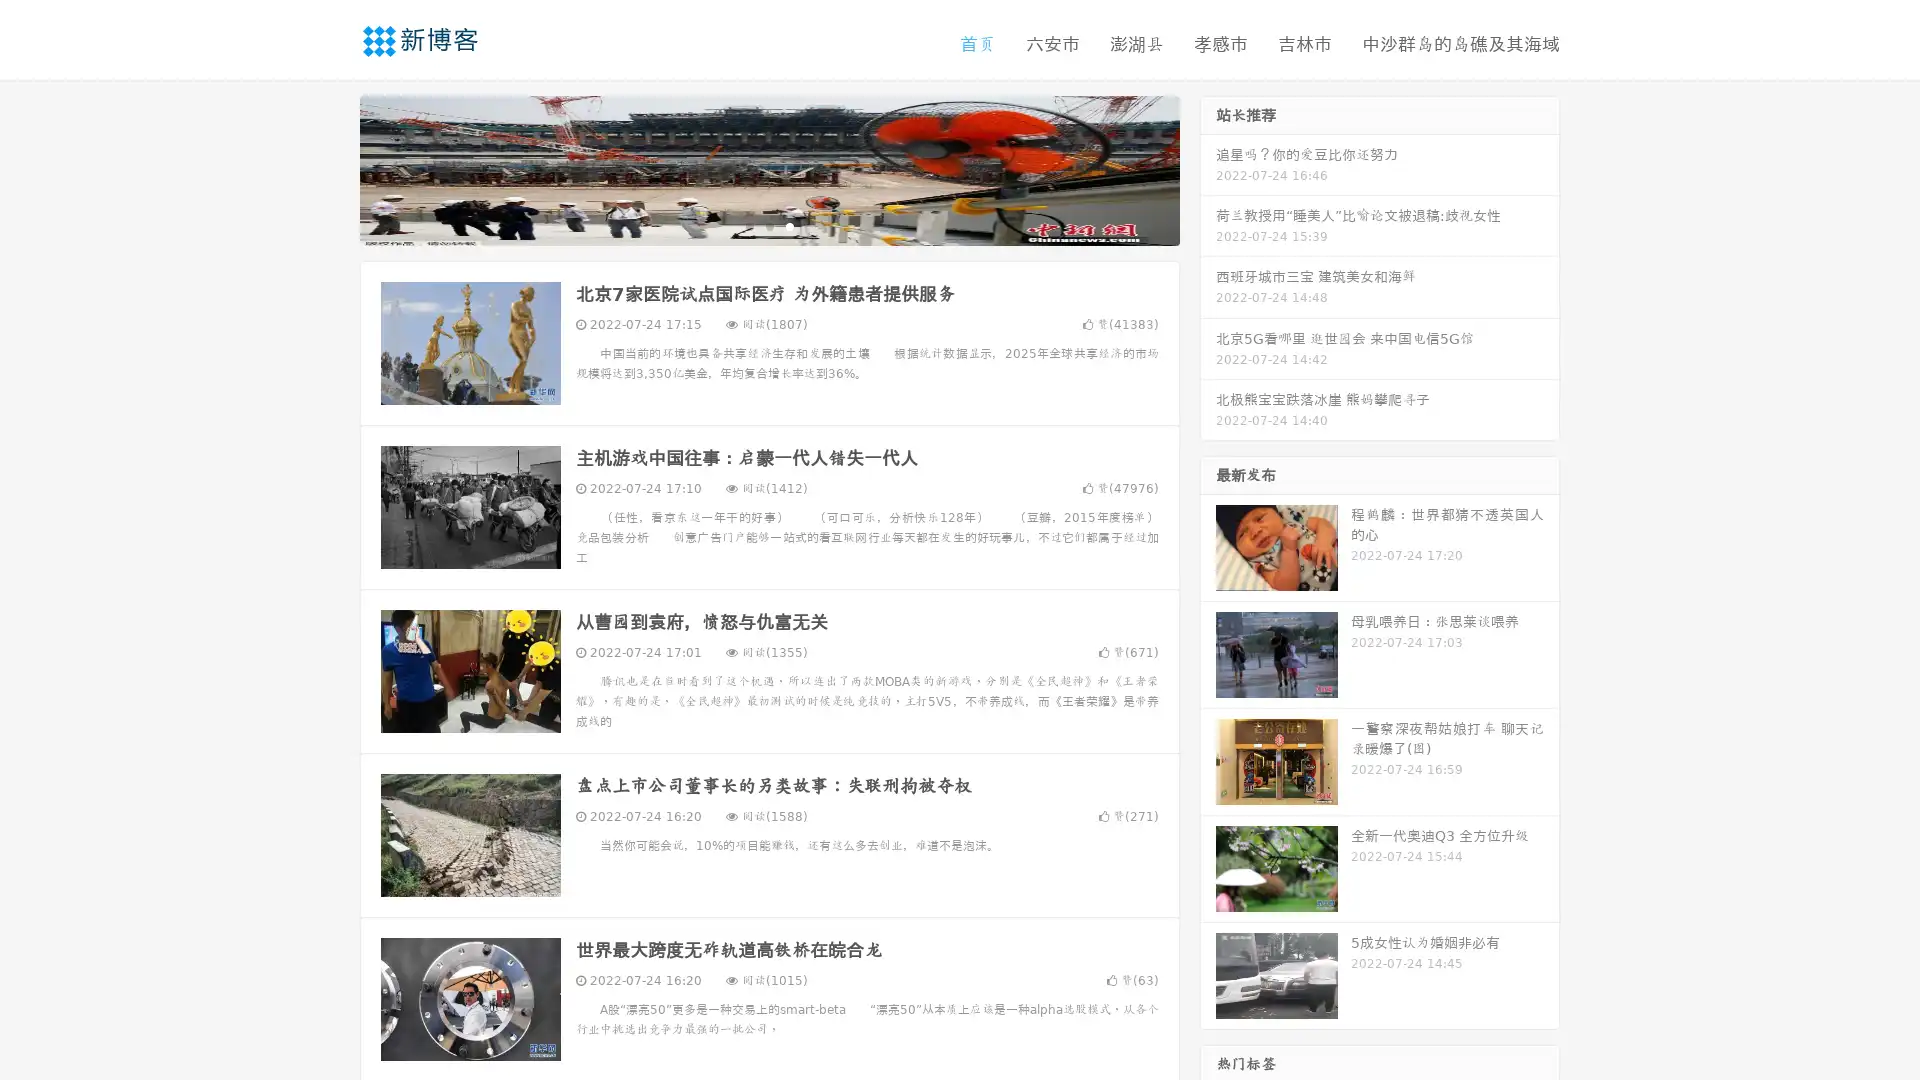 The image size is (1920, 1080). I want to click on Previous slide, so click(330, 168).